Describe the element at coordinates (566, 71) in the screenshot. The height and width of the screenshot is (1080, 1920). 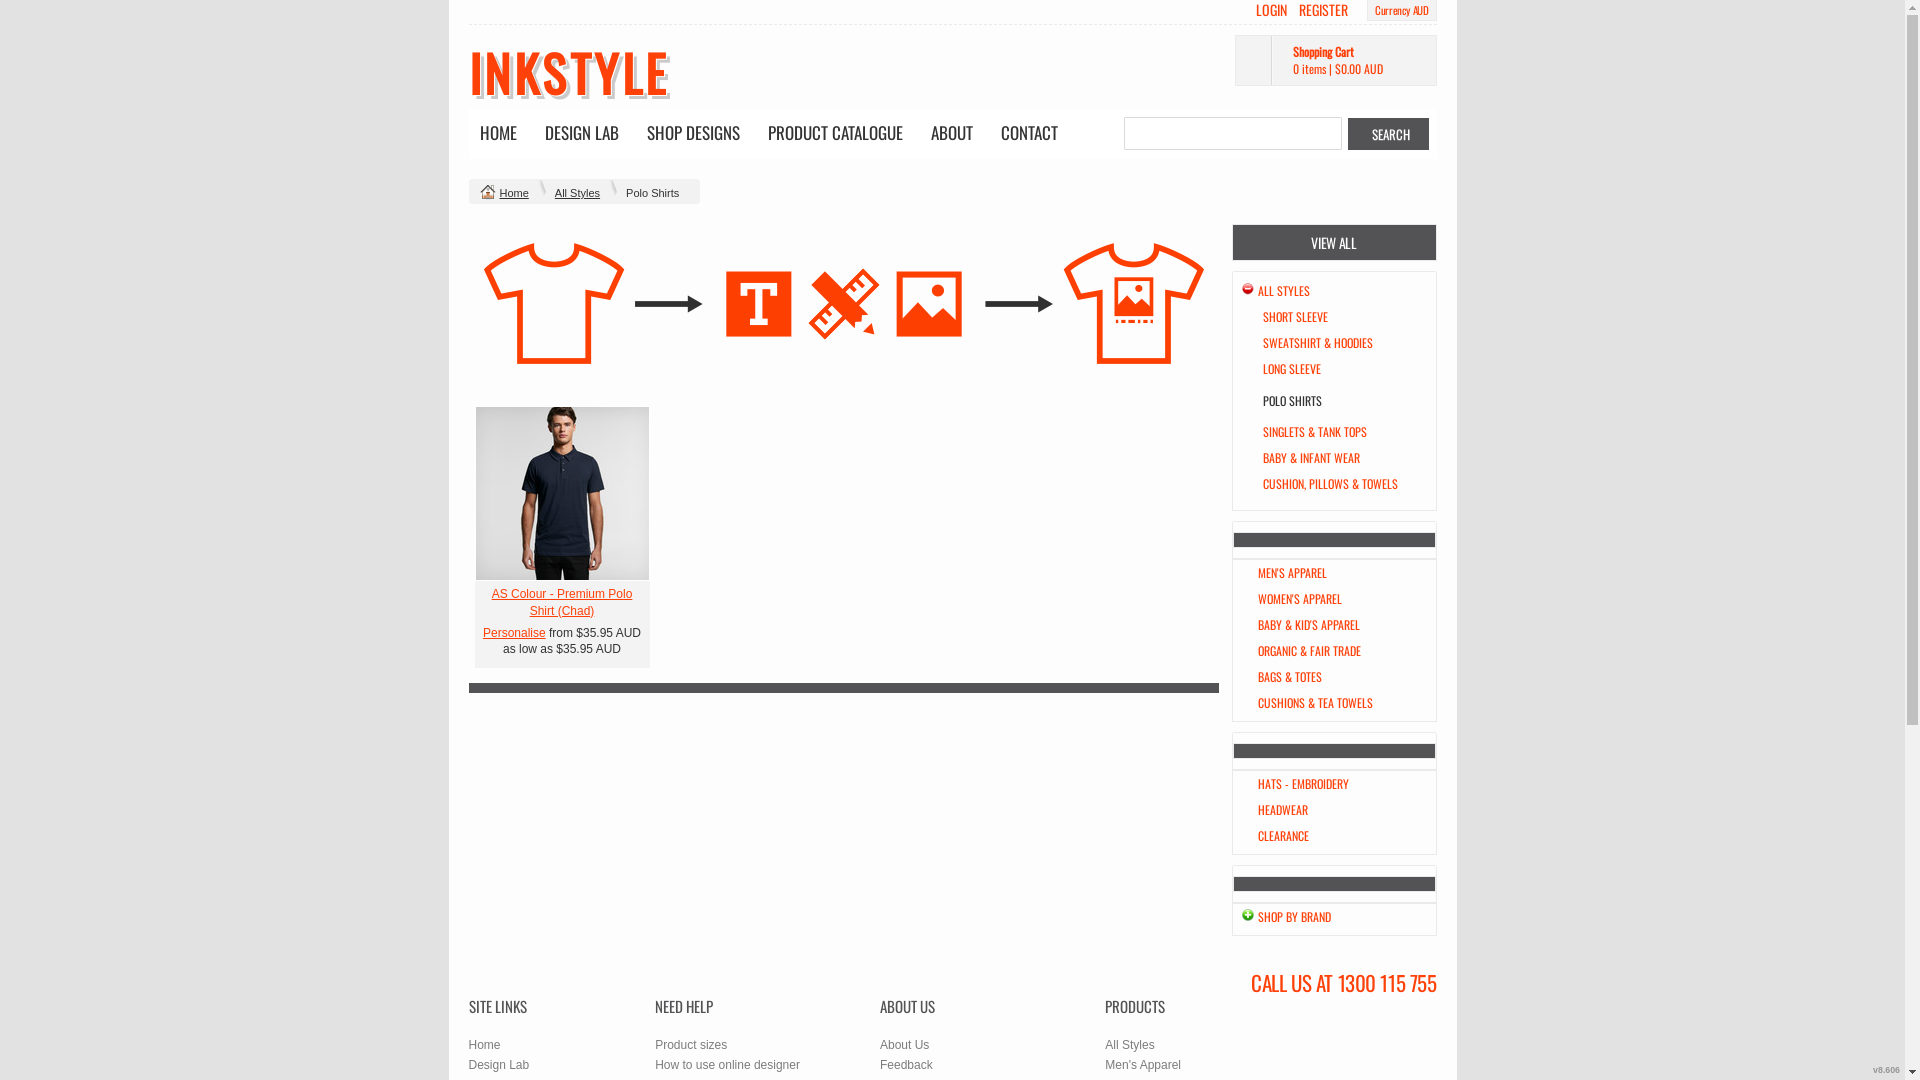
I see `'INKSTYLE'` at that location.